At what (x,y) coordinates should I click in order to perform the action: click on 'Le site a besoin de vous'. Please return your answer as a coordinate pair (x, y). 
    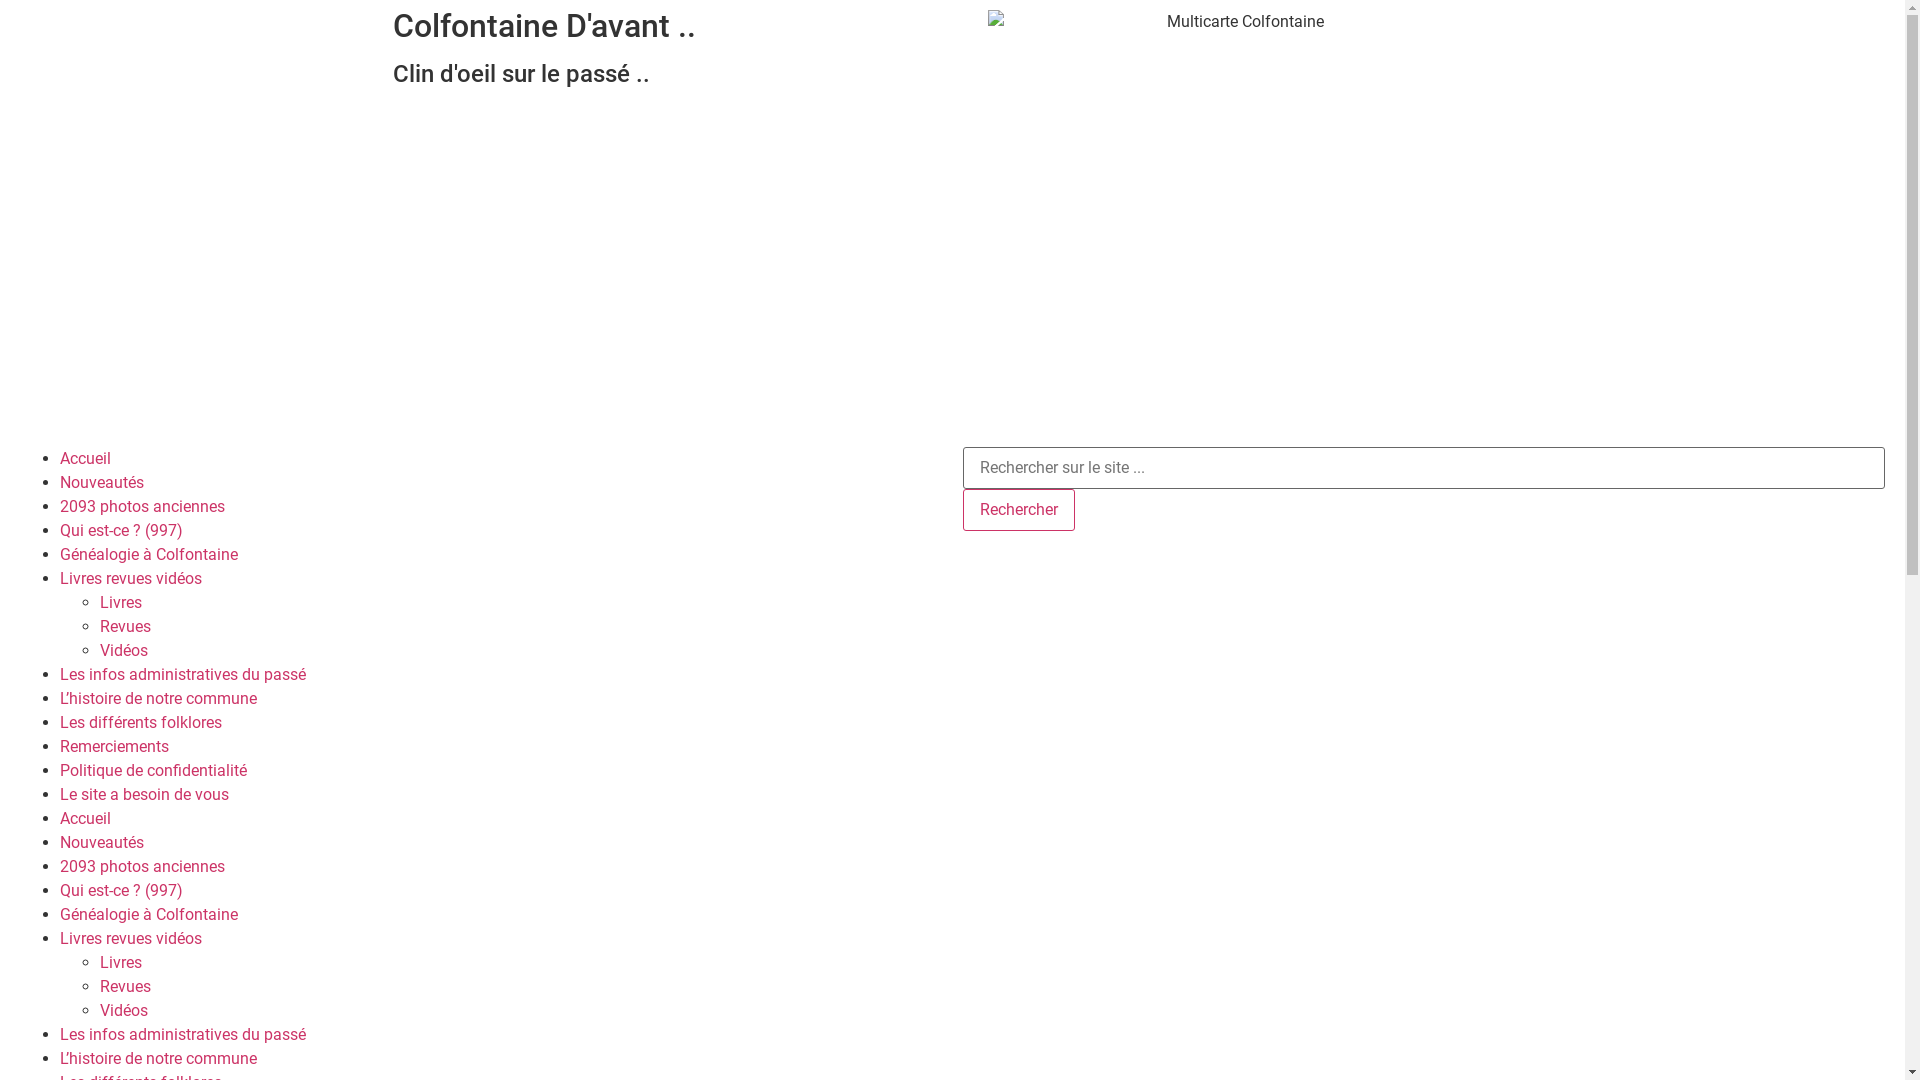
    Looking at the image, I should click on (59, 793).